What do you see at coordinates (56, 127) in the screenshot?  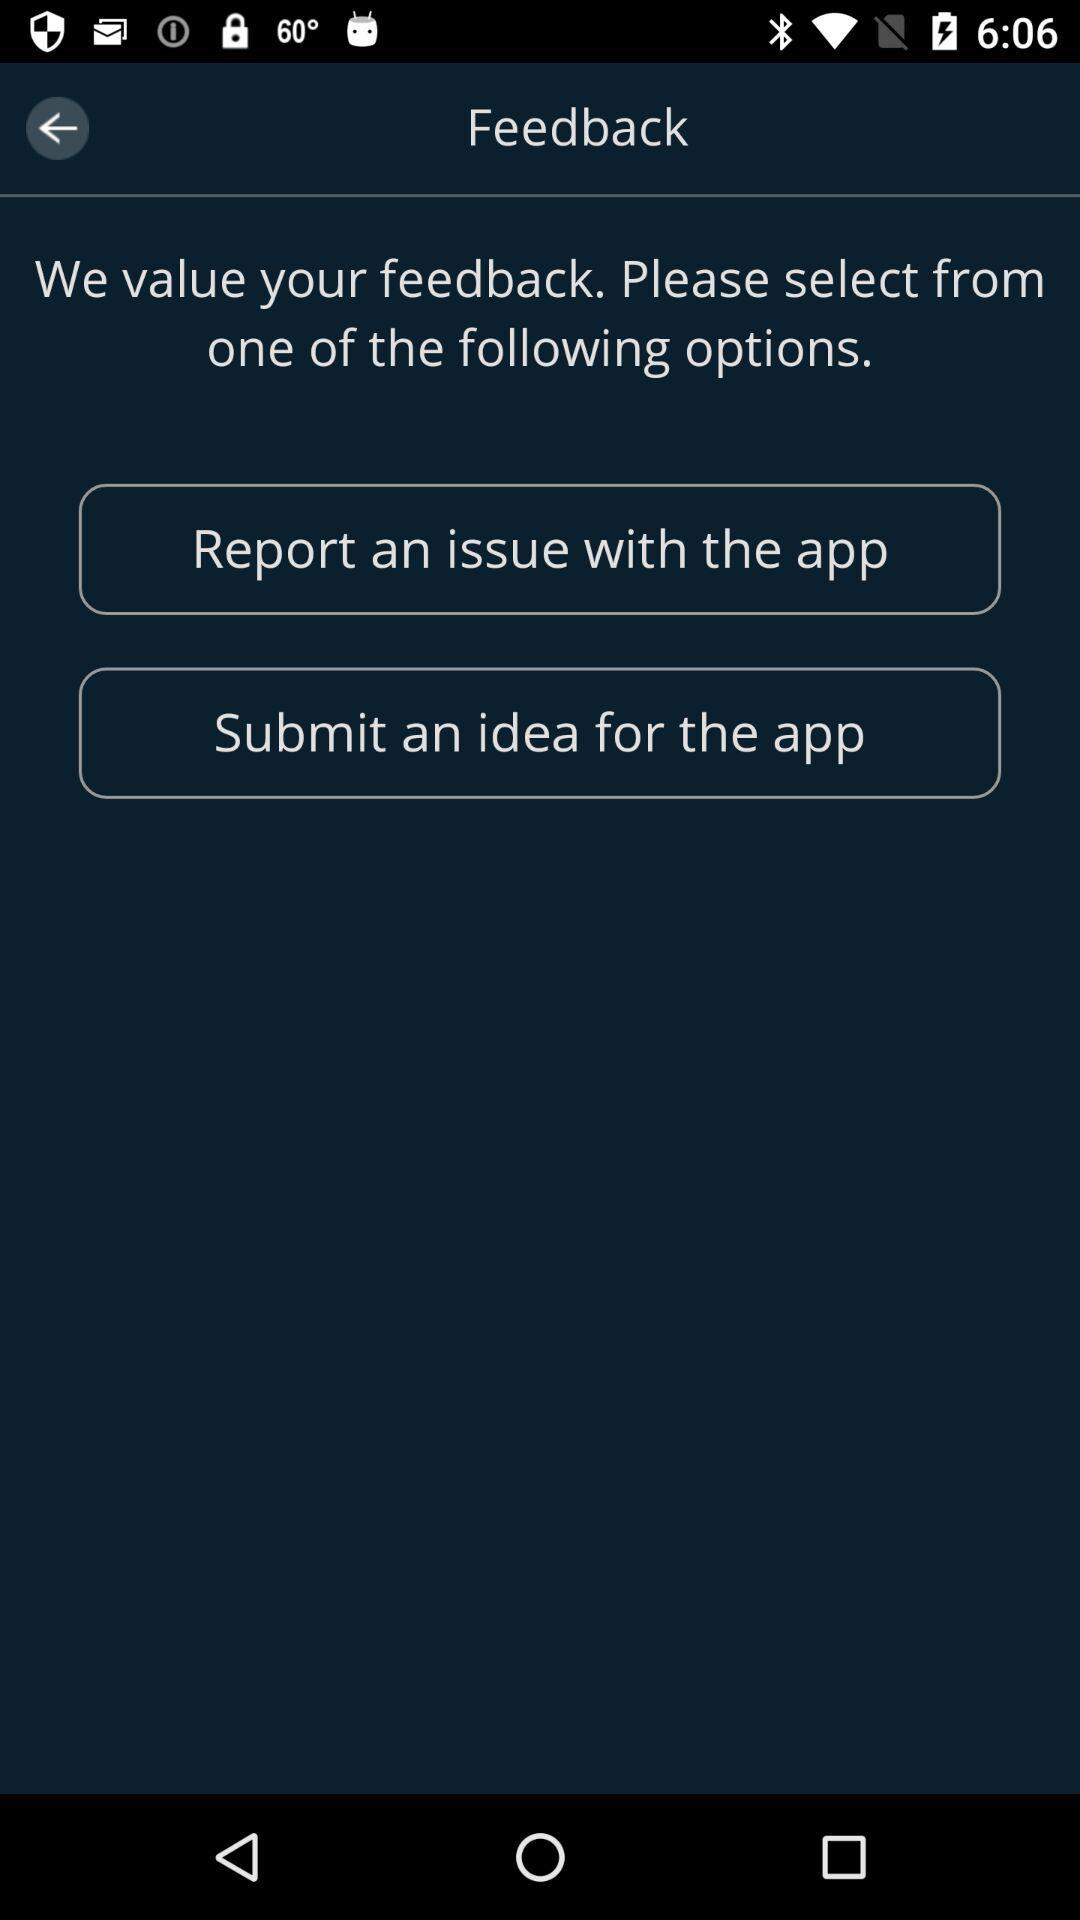 I see `the arrow_backward icon` at bounding box center [56, 127].